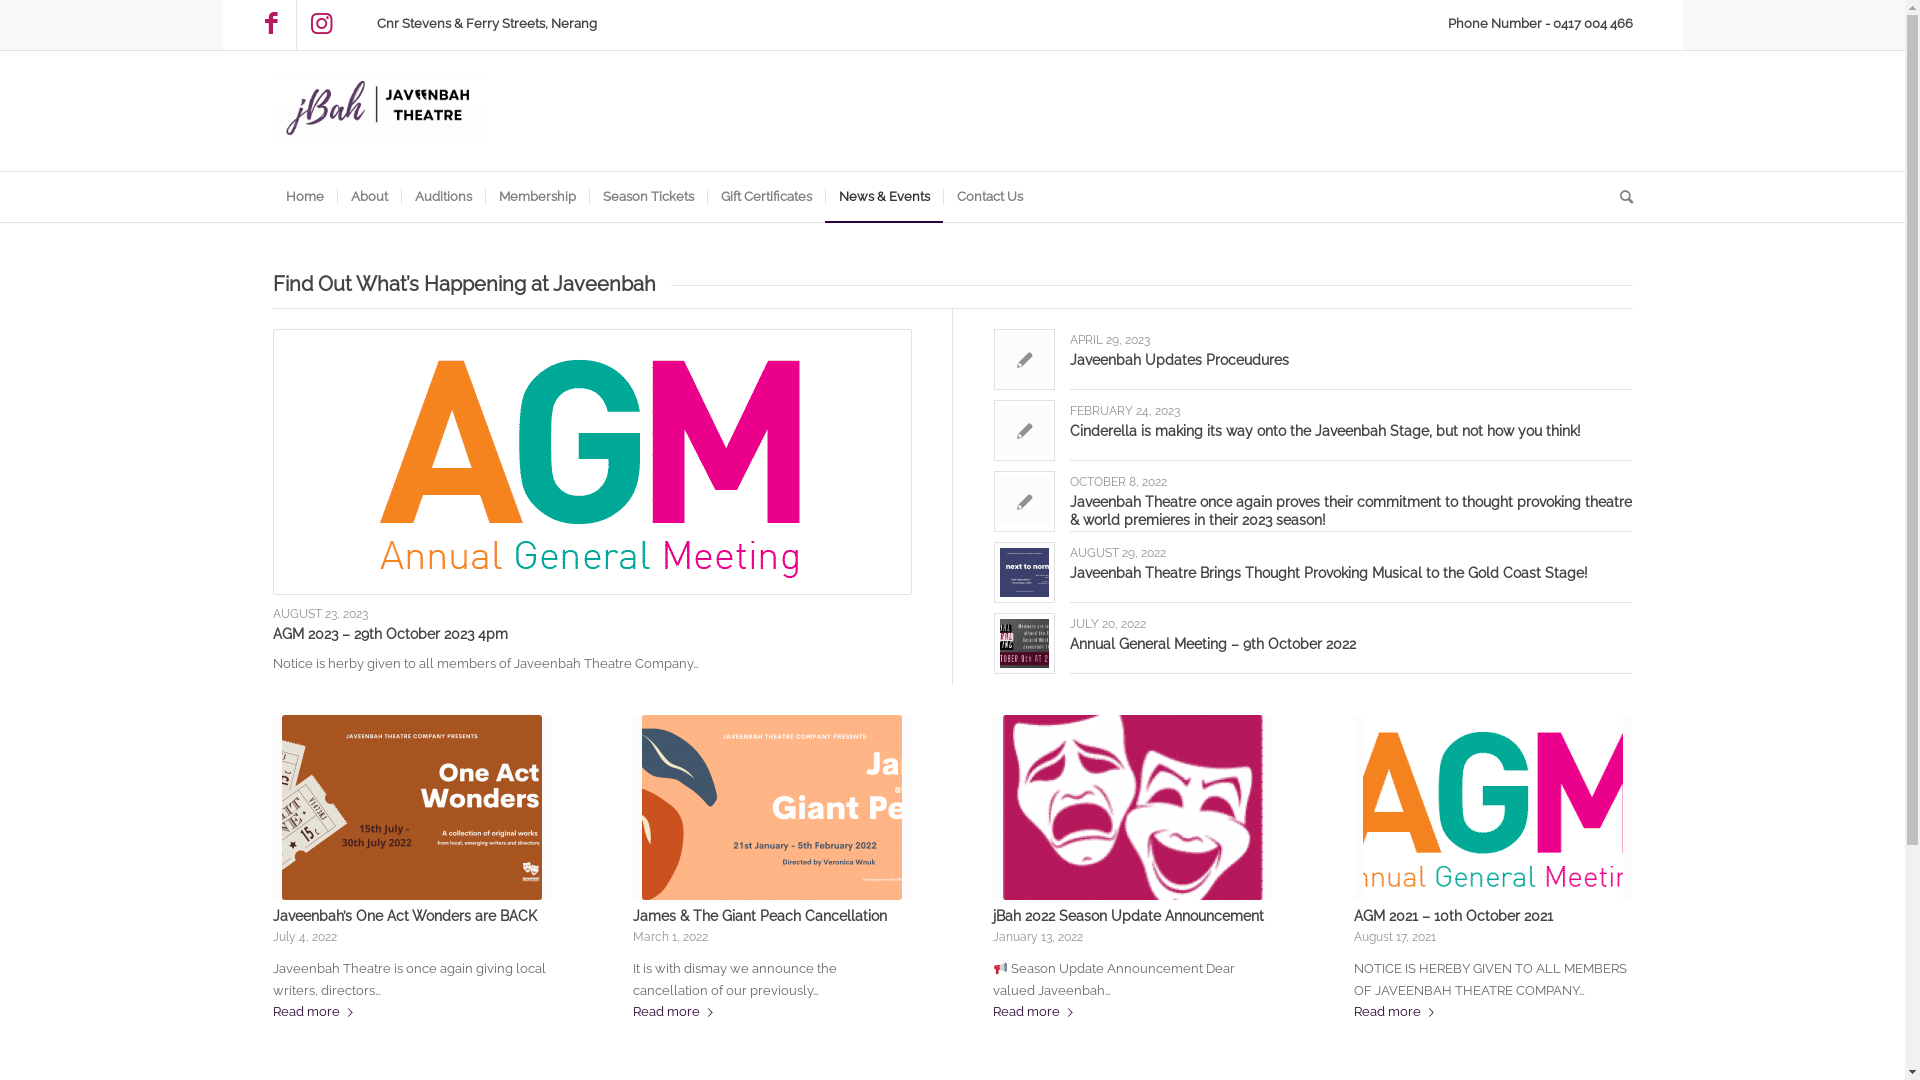 The height and width of the screenshot is (1080, 1920). What do you see at coordinates (269, 24) in the screenshot?
I see `'Facebook'` at bounding box center [269, 24].